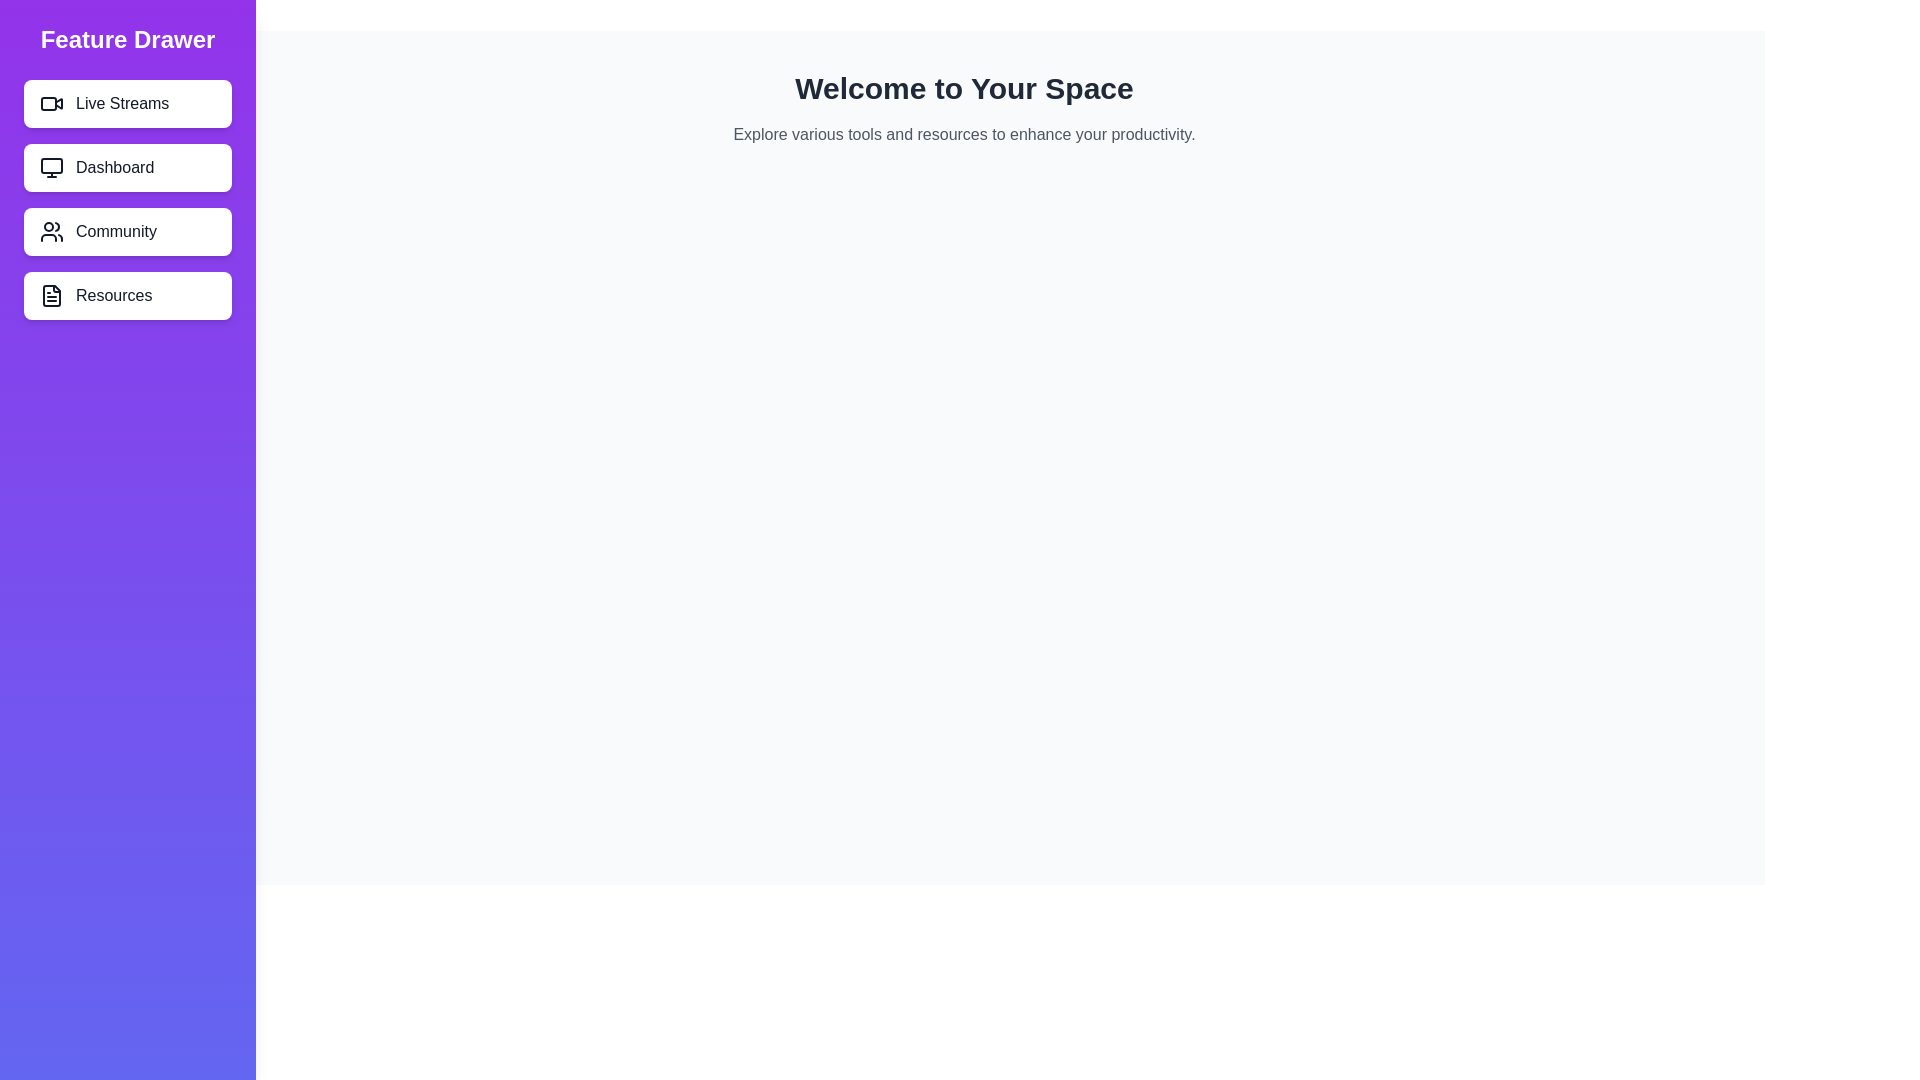 This screenshot has width=1920, height=1080. Describe the element at coordinates (127, 230) in the screenshot. I see `the 'Community' button` at that location.